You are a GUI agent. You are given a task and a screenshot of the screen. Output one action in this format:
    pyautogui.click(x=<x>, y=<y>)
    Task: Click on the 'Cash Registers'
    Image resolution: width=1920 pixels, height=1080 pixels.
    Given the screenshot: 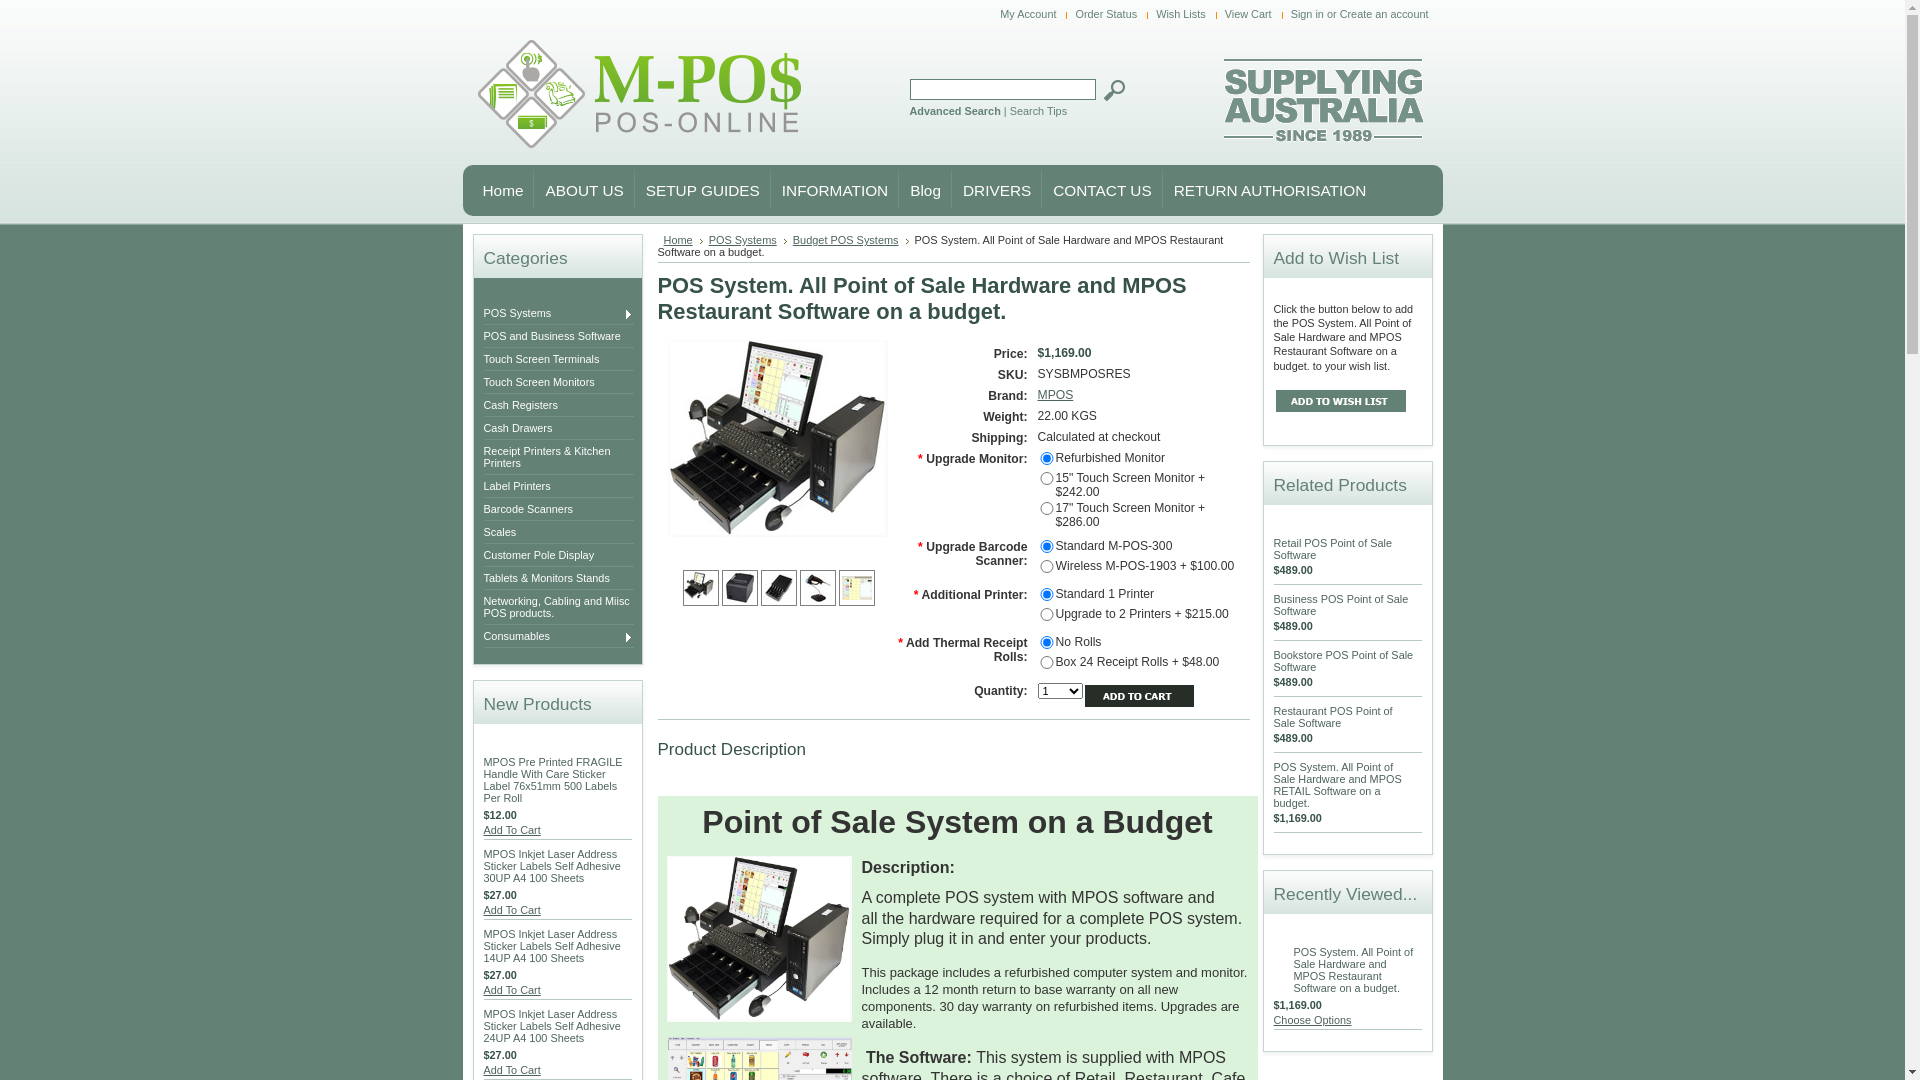 What is the action you would take?
    pyautogui.click(x=484, y=405)
    